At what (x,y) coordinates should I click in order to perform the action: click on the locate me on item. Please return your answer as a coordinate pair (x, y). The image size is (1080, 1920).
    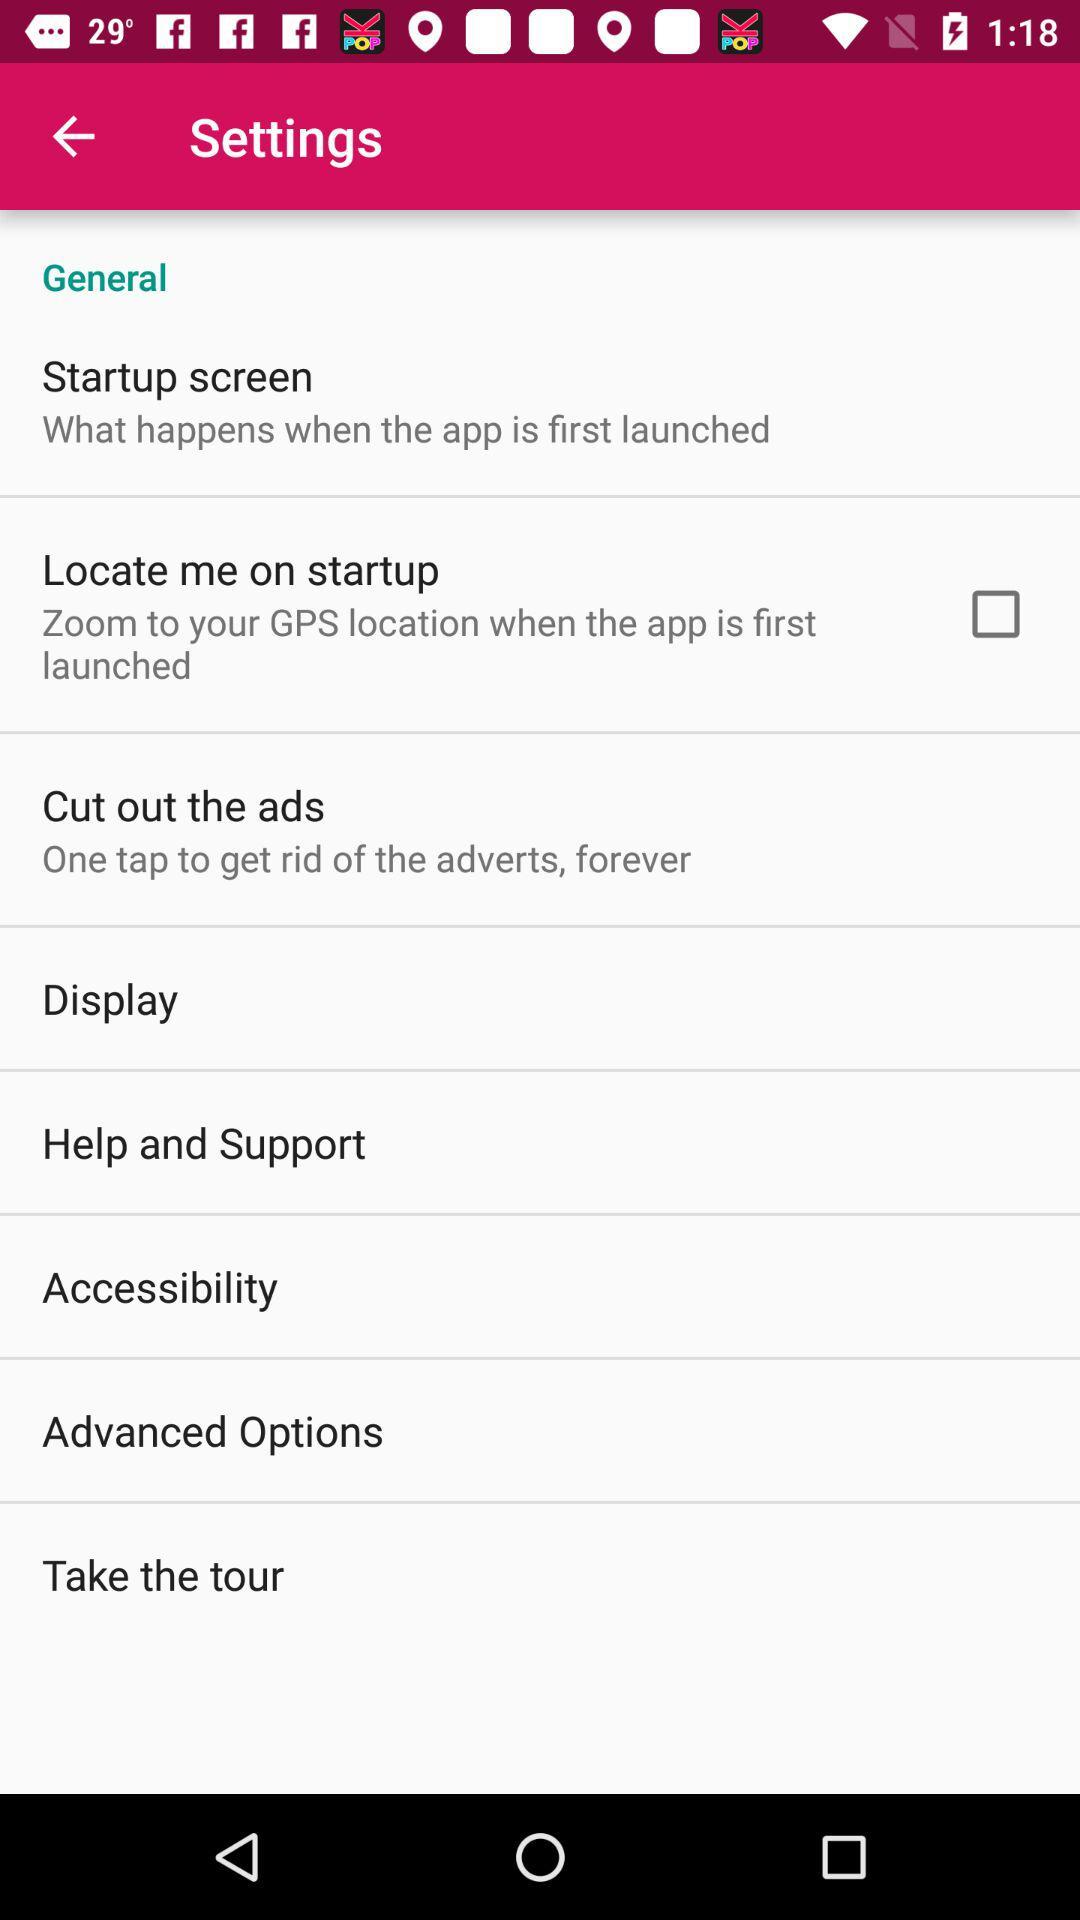
    Looking at the image, I should click on (239, 567).